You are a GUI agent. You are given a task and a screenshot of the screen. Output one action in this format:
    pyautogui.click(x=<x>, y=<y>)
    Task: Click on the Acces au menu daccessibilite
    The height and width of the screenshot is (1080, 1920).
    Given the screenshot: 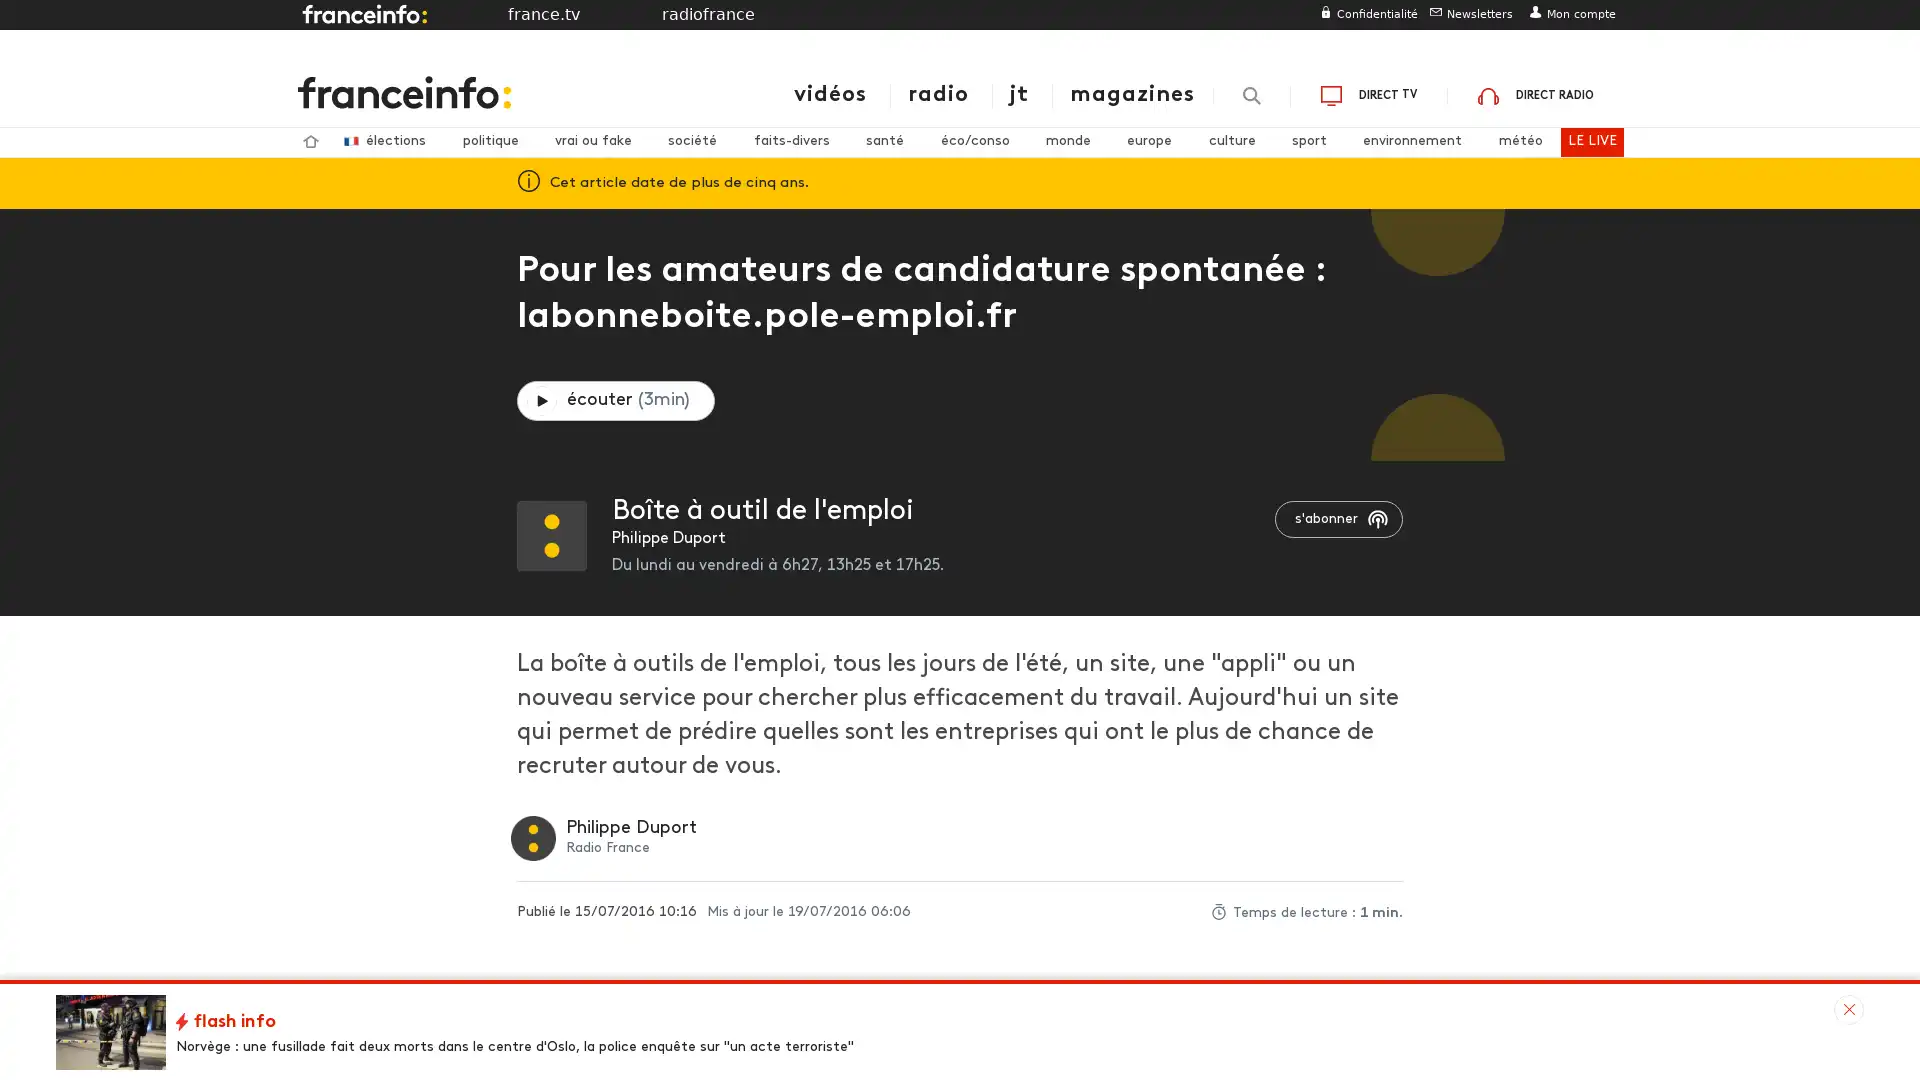 What is the action you would take?
    pyautogui.click(x=422, y=20)
    